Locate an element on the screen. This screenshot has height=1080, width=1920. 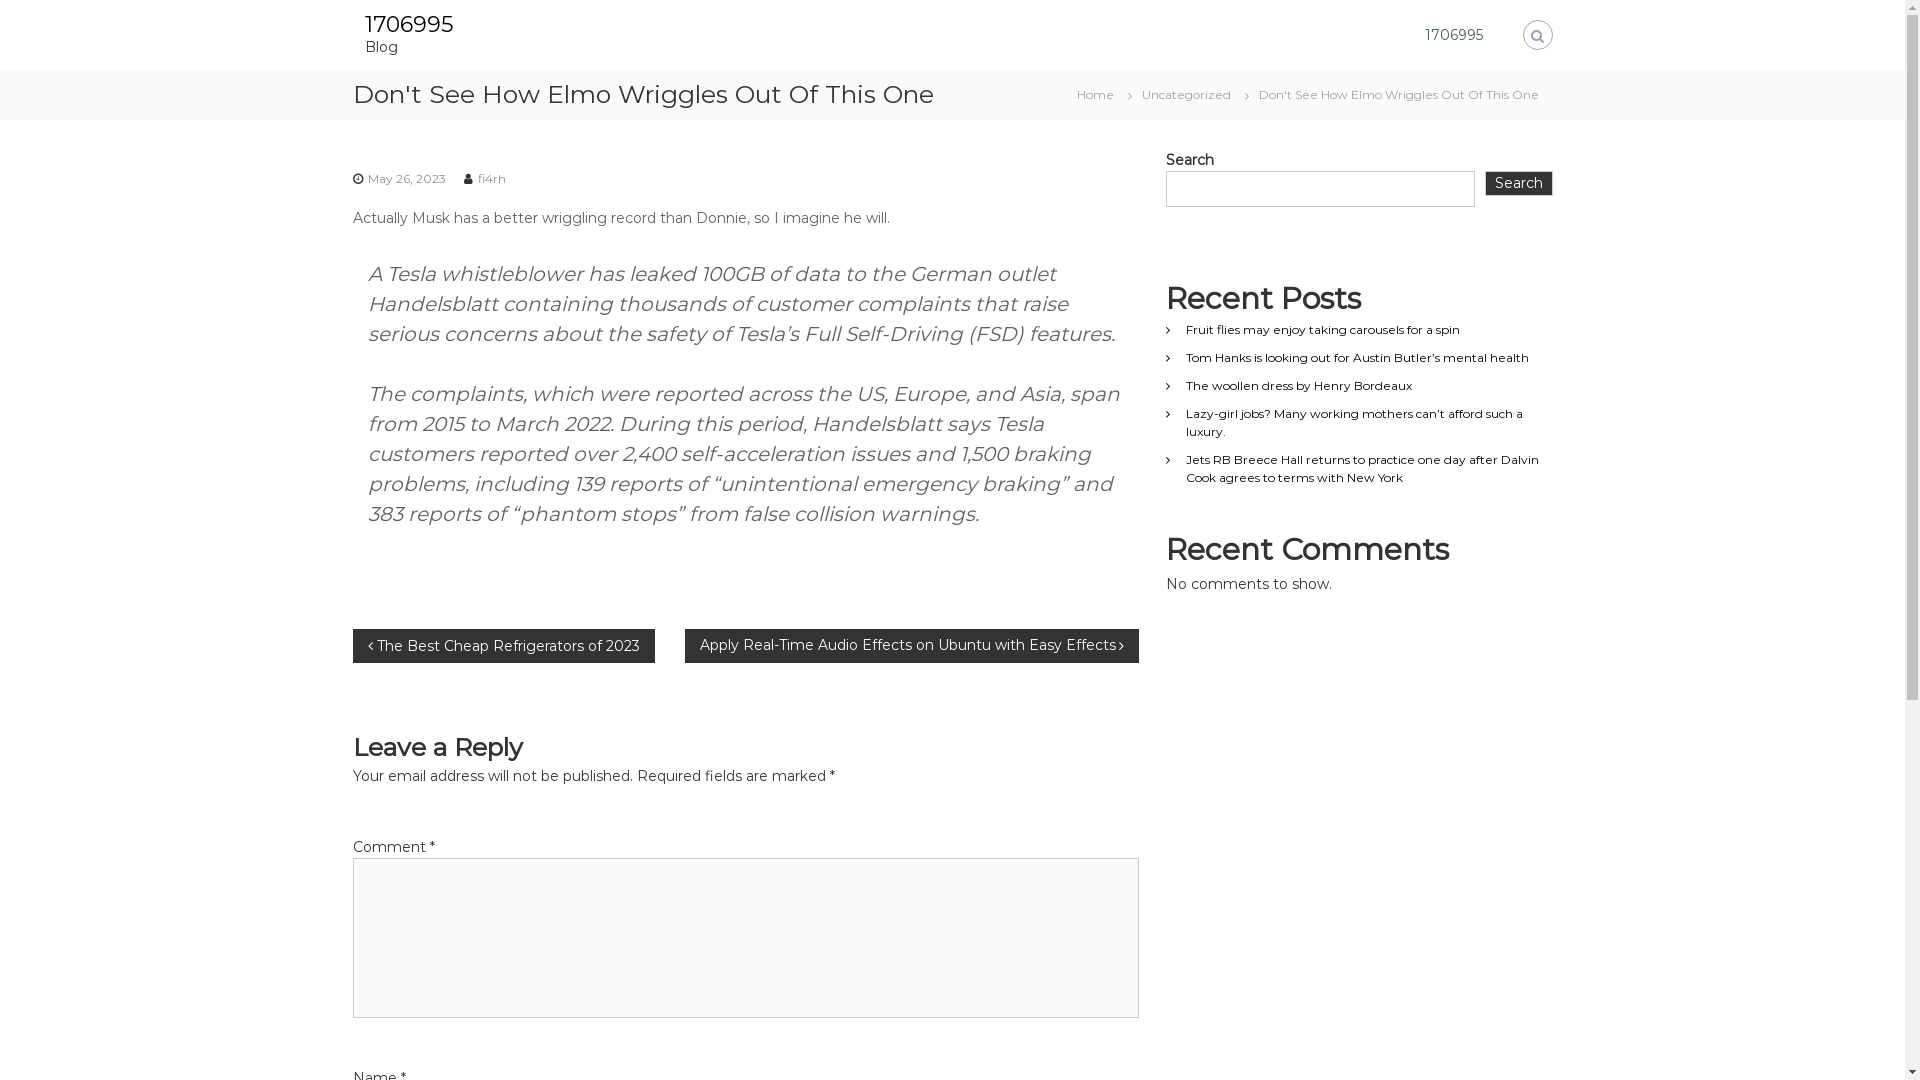
'fi4rh' is located at coordinates (491, 176).